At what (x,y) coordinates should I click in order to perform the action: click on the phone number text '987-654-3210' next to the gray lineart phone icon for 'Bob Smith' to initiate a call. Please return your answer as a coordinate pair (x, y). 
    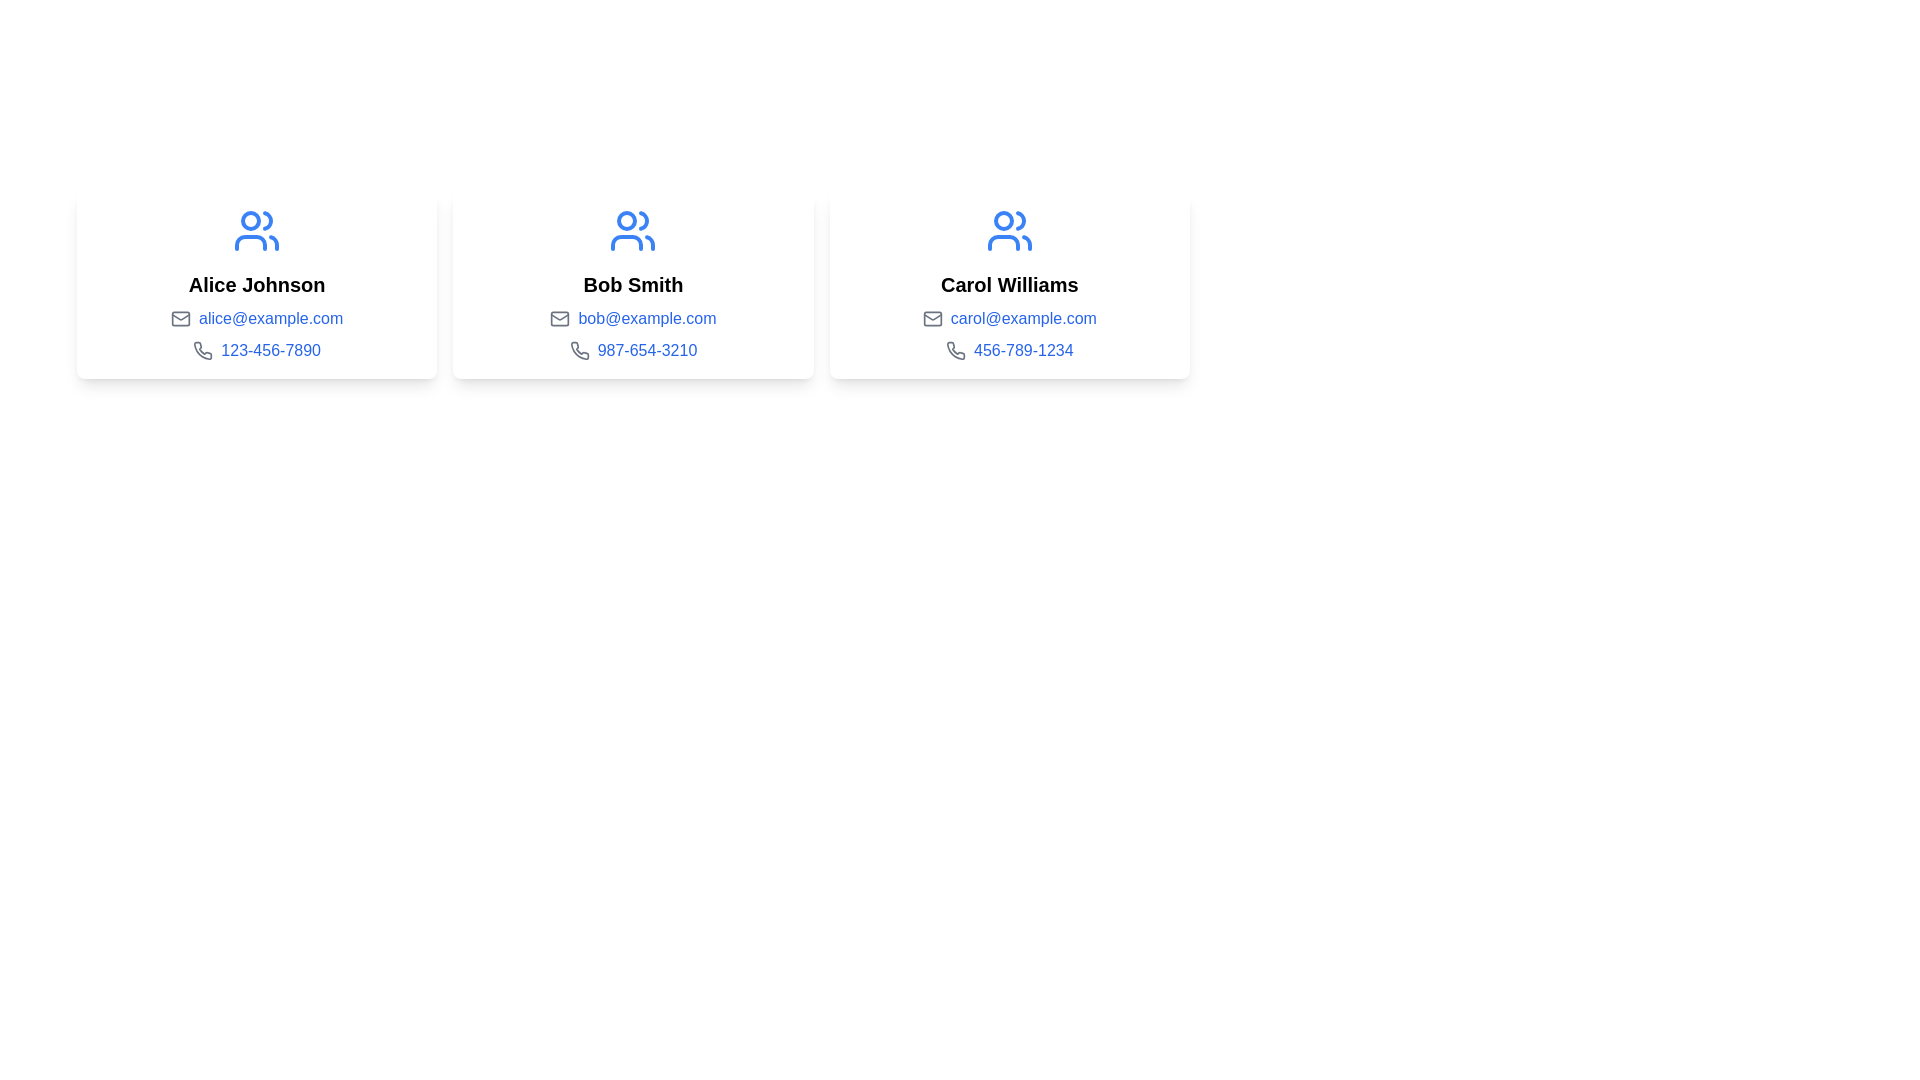
    Looking at the image, I should click on (578, 350).